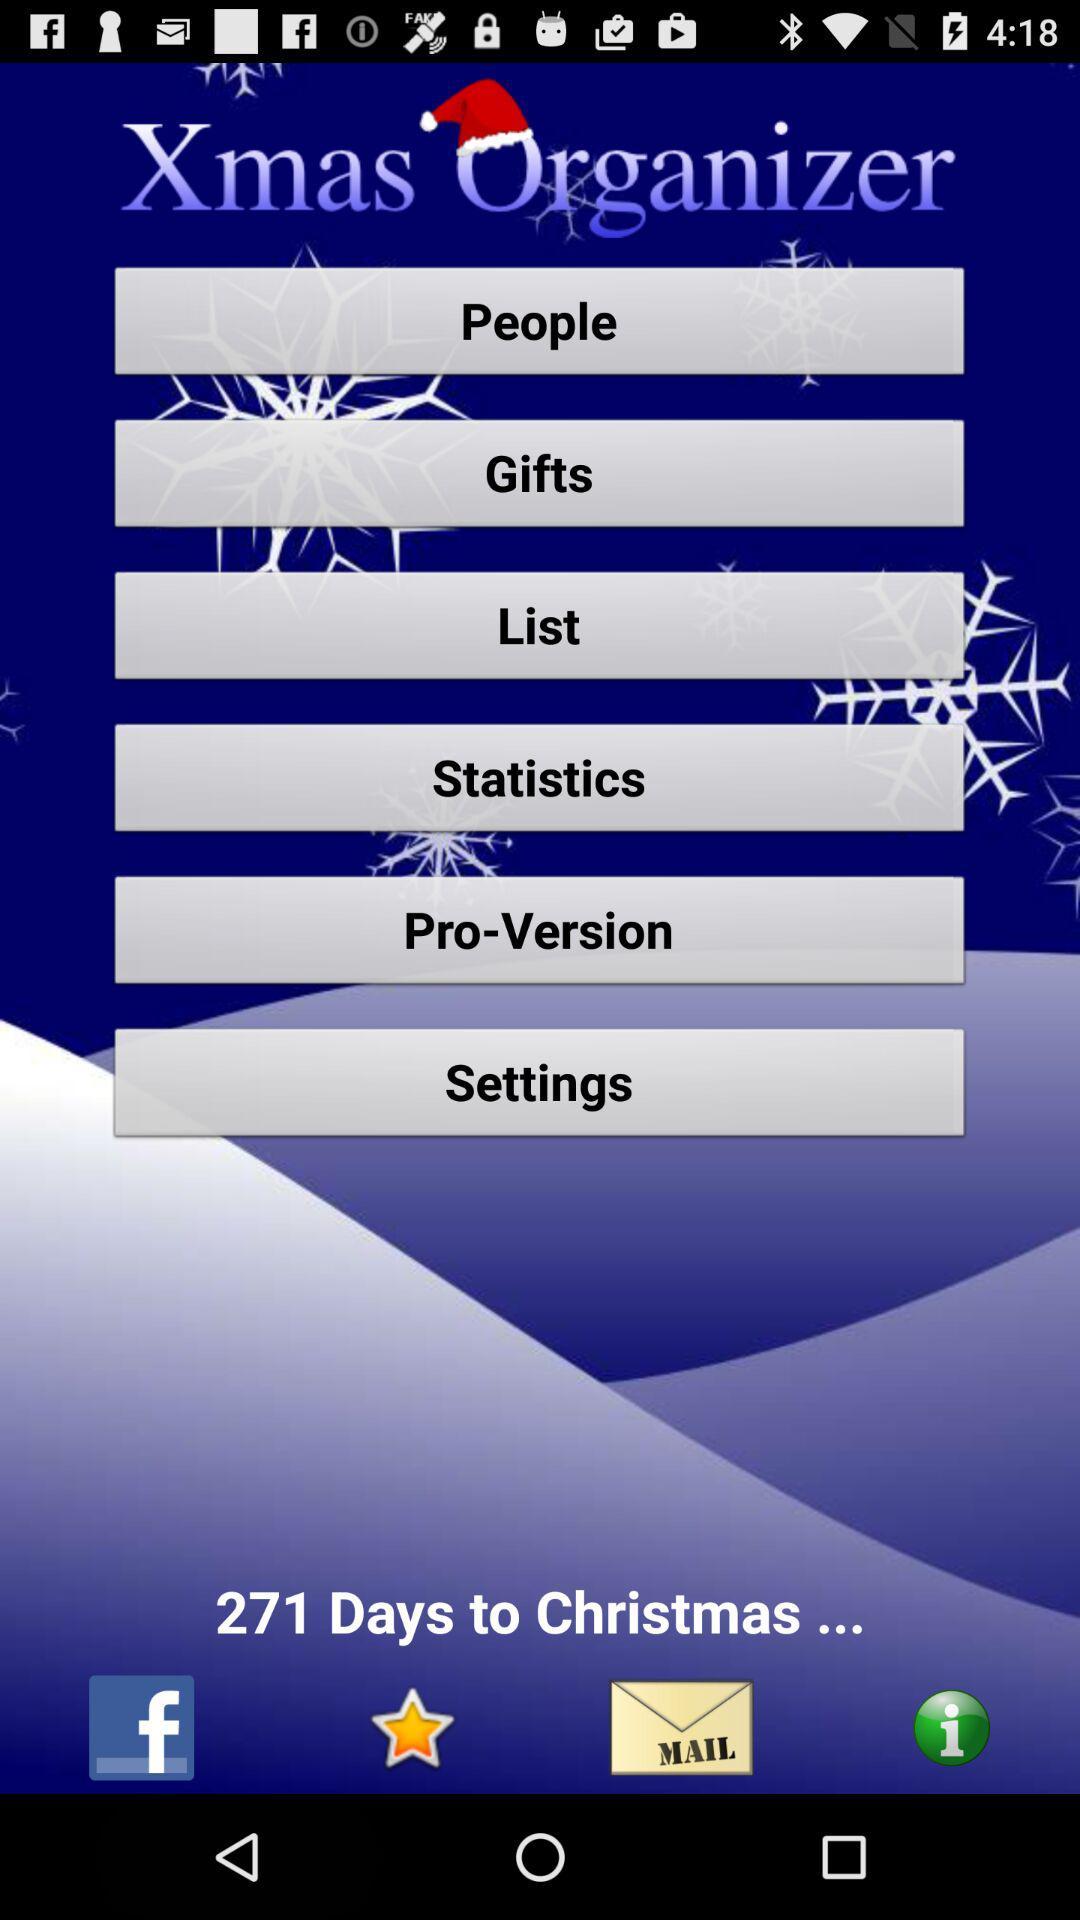 The width and height of the screenshot is (1080, 1920). What do you see at coordinates (410, 1848) in the screenshot?
I see `the star icon` at bounding box center [410, 1848].